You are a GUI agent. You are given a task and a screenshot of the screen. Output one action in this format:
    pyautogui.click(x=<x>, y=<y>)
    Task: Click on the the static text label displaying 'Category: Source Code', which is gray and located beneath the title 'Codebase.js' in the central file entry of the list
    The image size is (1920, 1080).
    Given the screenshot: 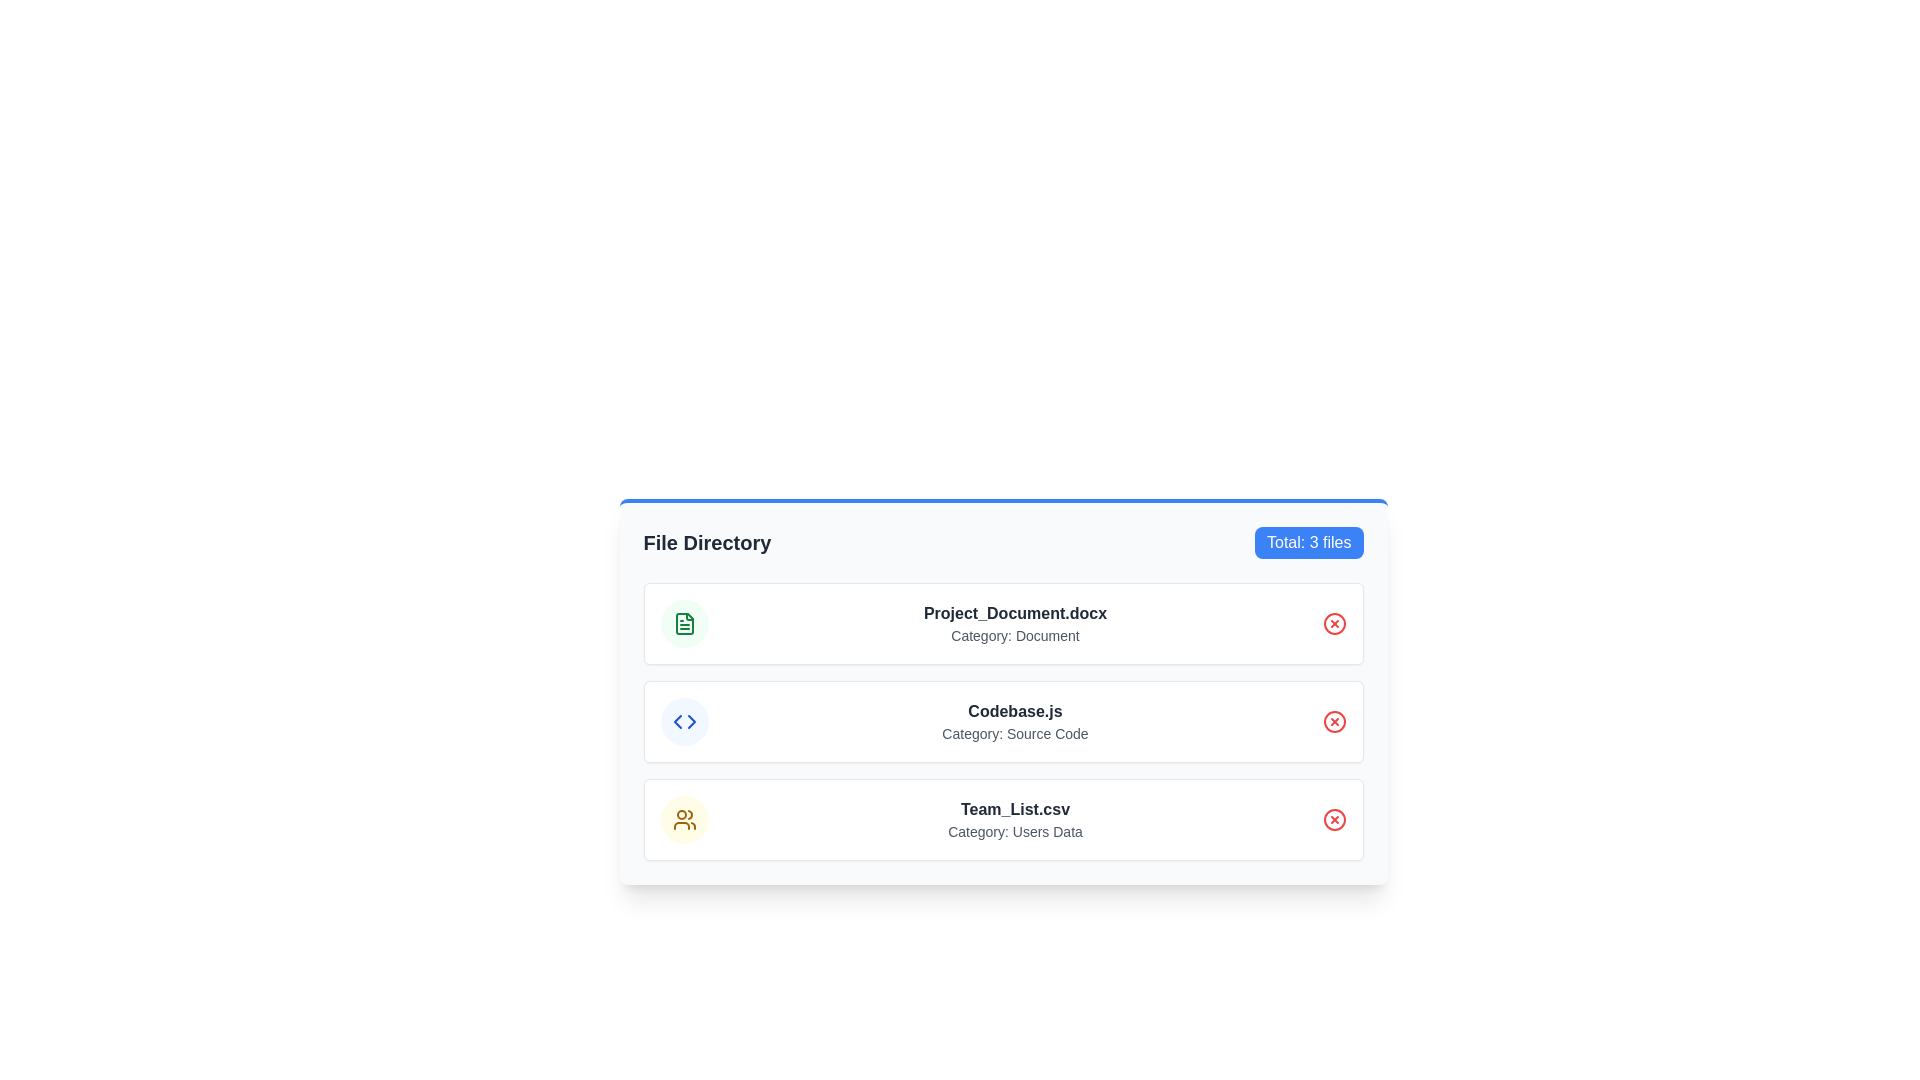 What is the action you would take?
    pyautogui.click(x=1015, y=733)
    